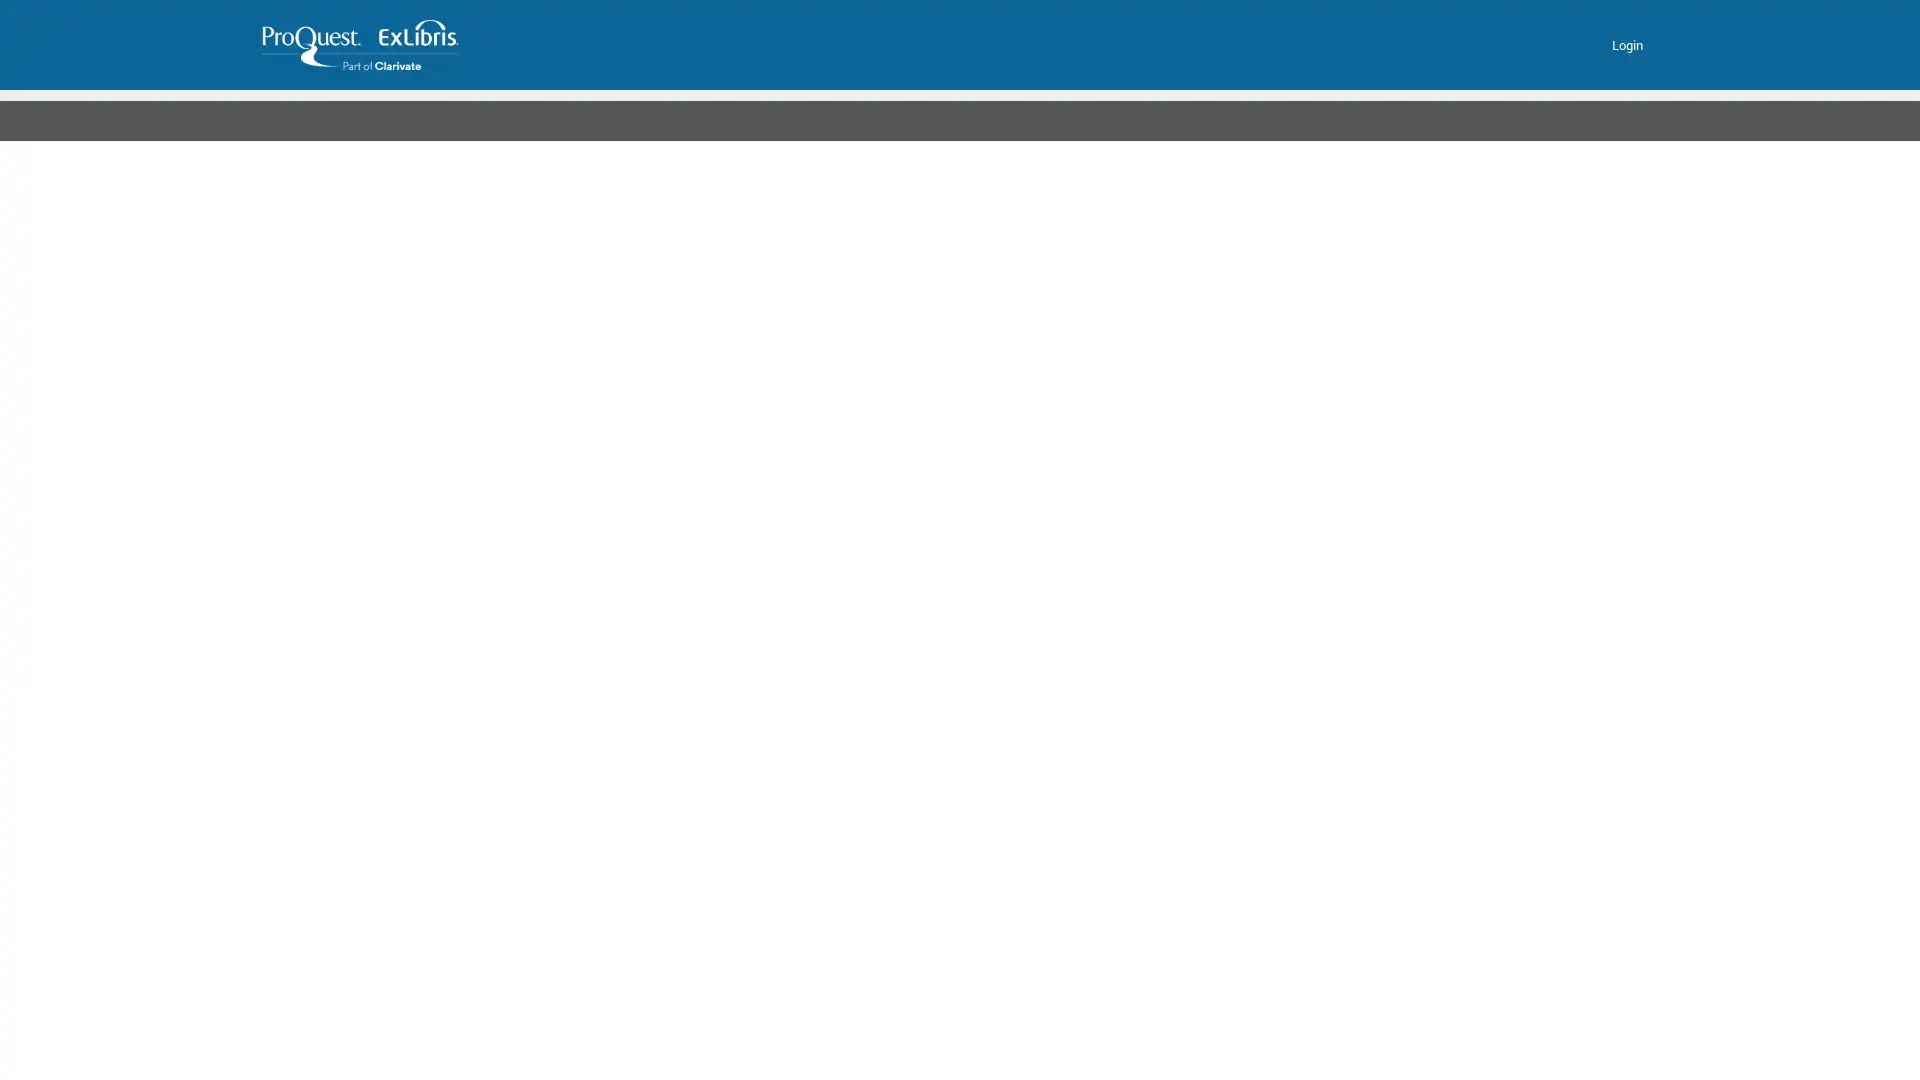 The width and height of the screenshot is (1920, 1080). I want to click on Contact Us, so click(608, 114).